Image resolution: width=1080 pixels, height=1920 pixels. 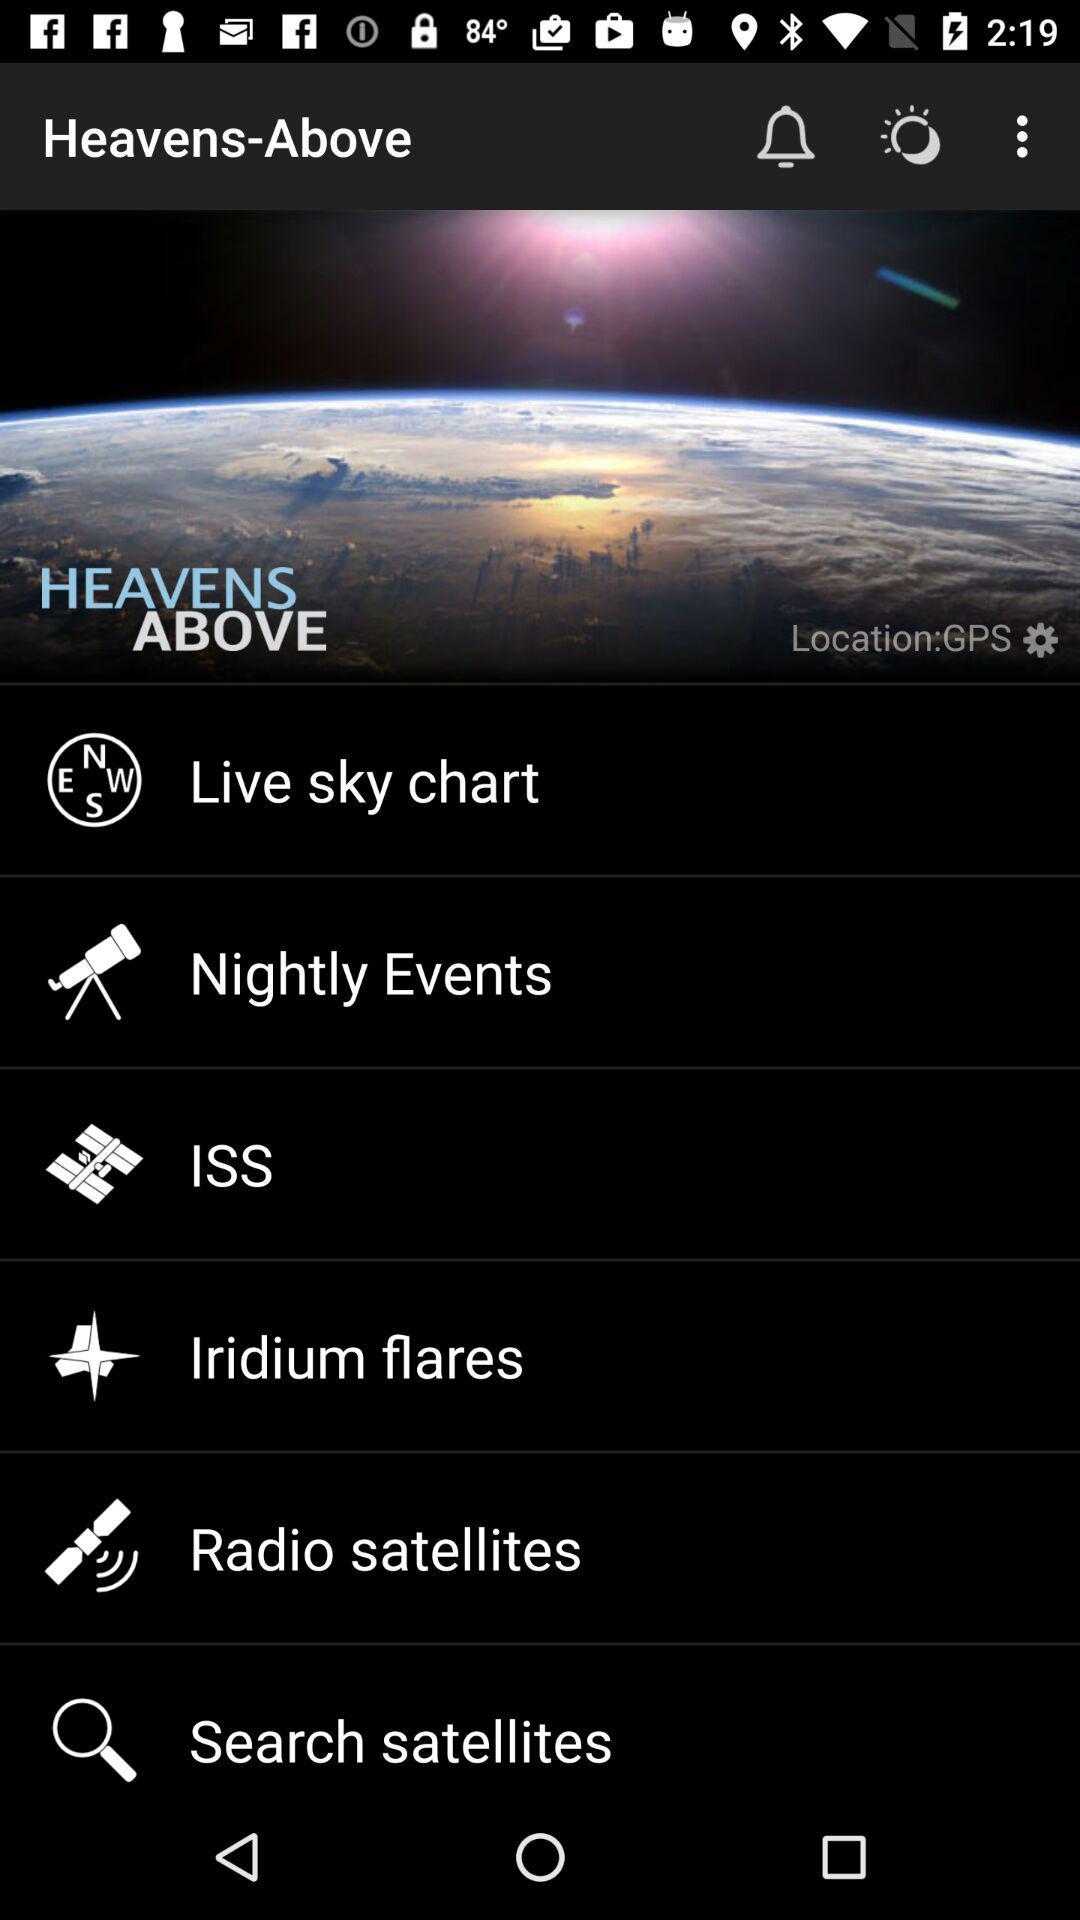 What do you see at coordinates (1044, 652) in the screenshot?
I see `the item to the right of location:gps icon` at bounding box center [1044, 652].